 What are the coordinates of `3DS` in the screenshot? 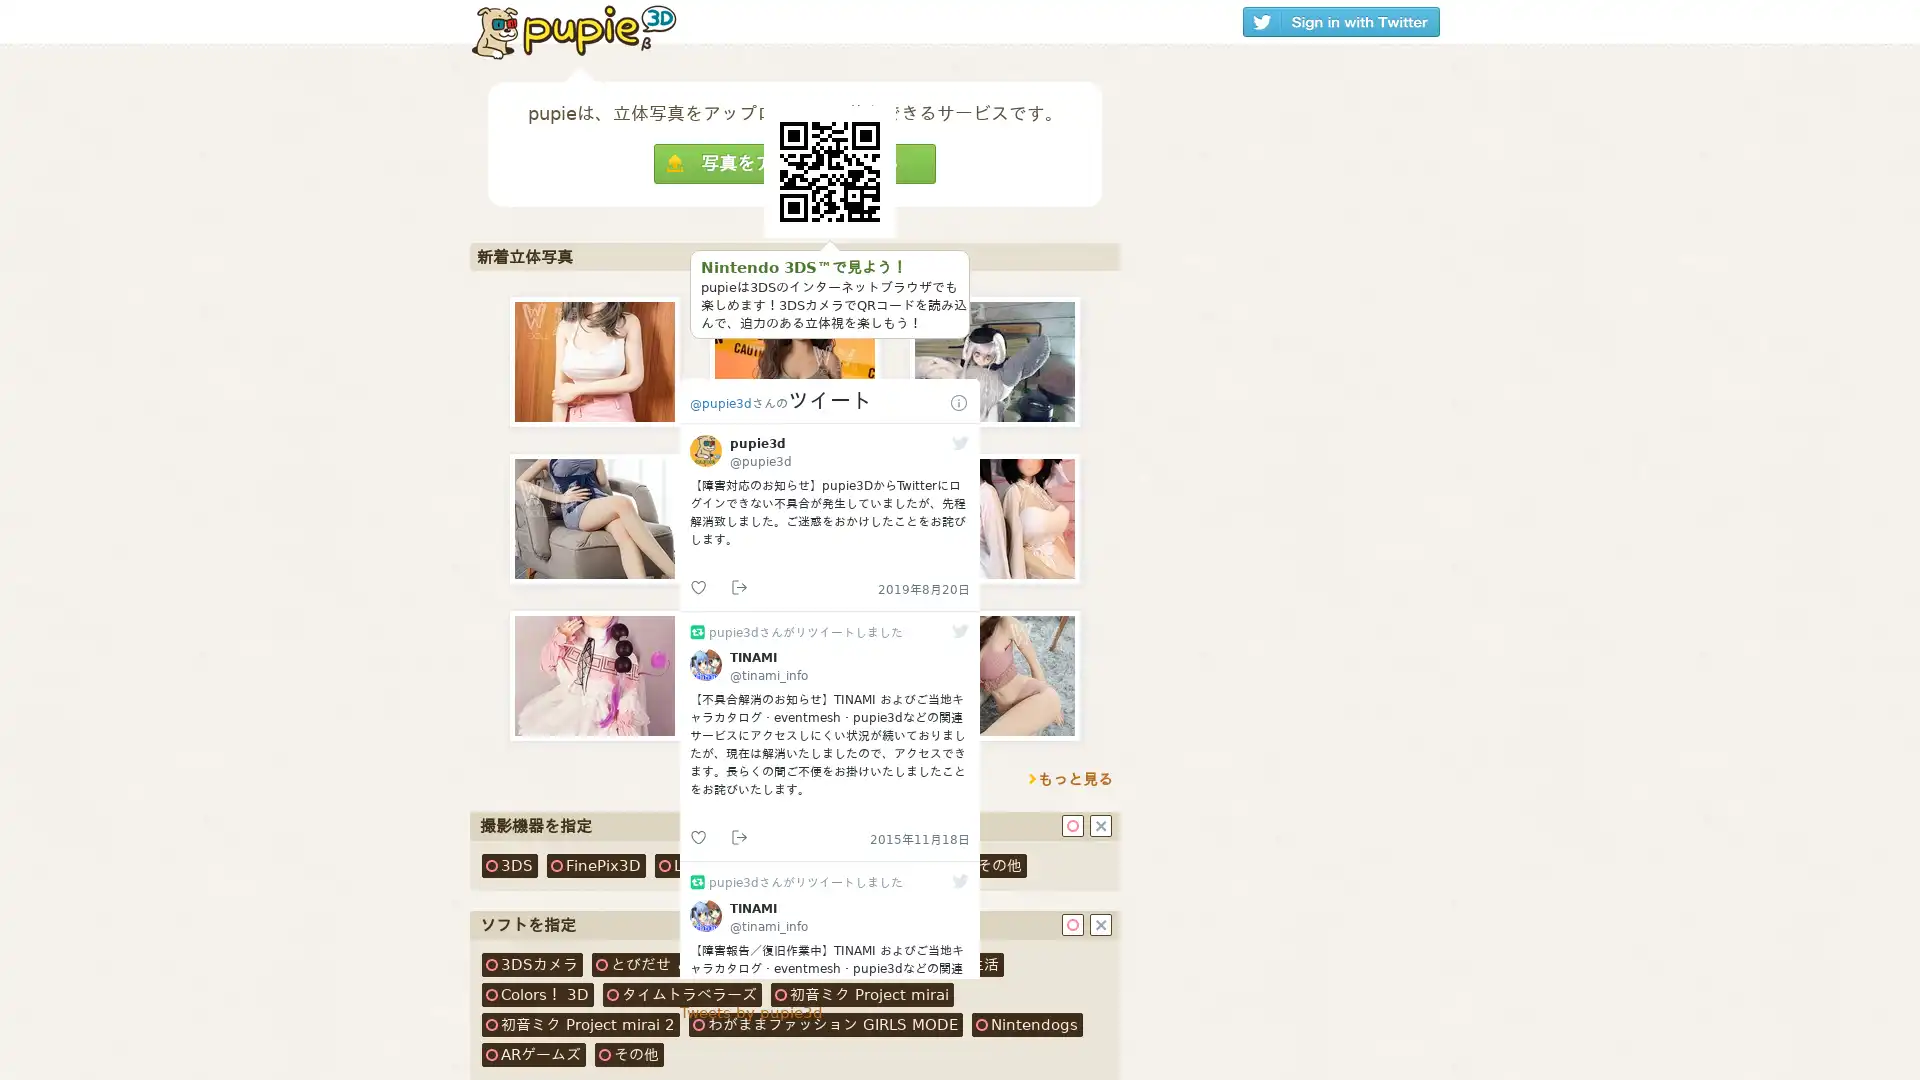 It's located at (509, 865).